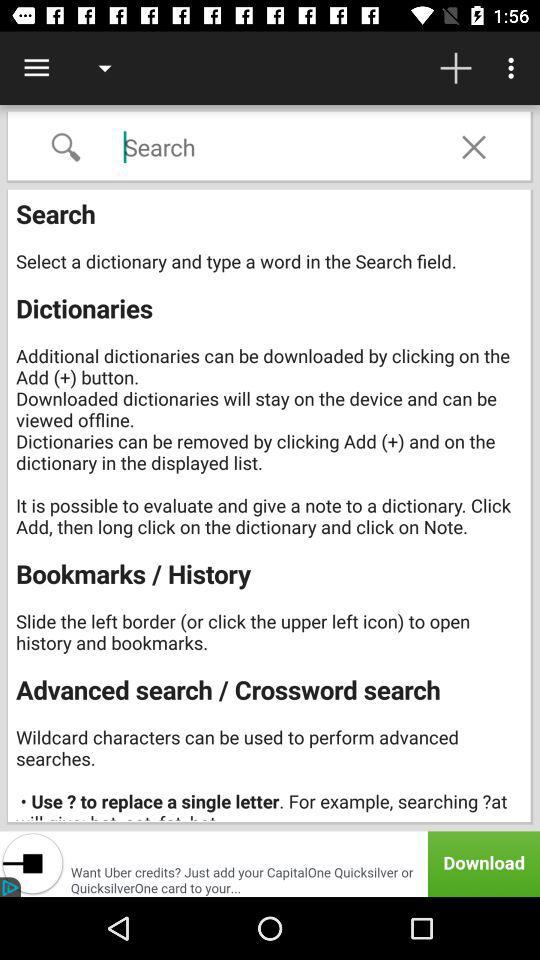  What do you see at coordinates (473, 146) in the screenshot?
I see `the close icon` at bounding box center [473, 146].